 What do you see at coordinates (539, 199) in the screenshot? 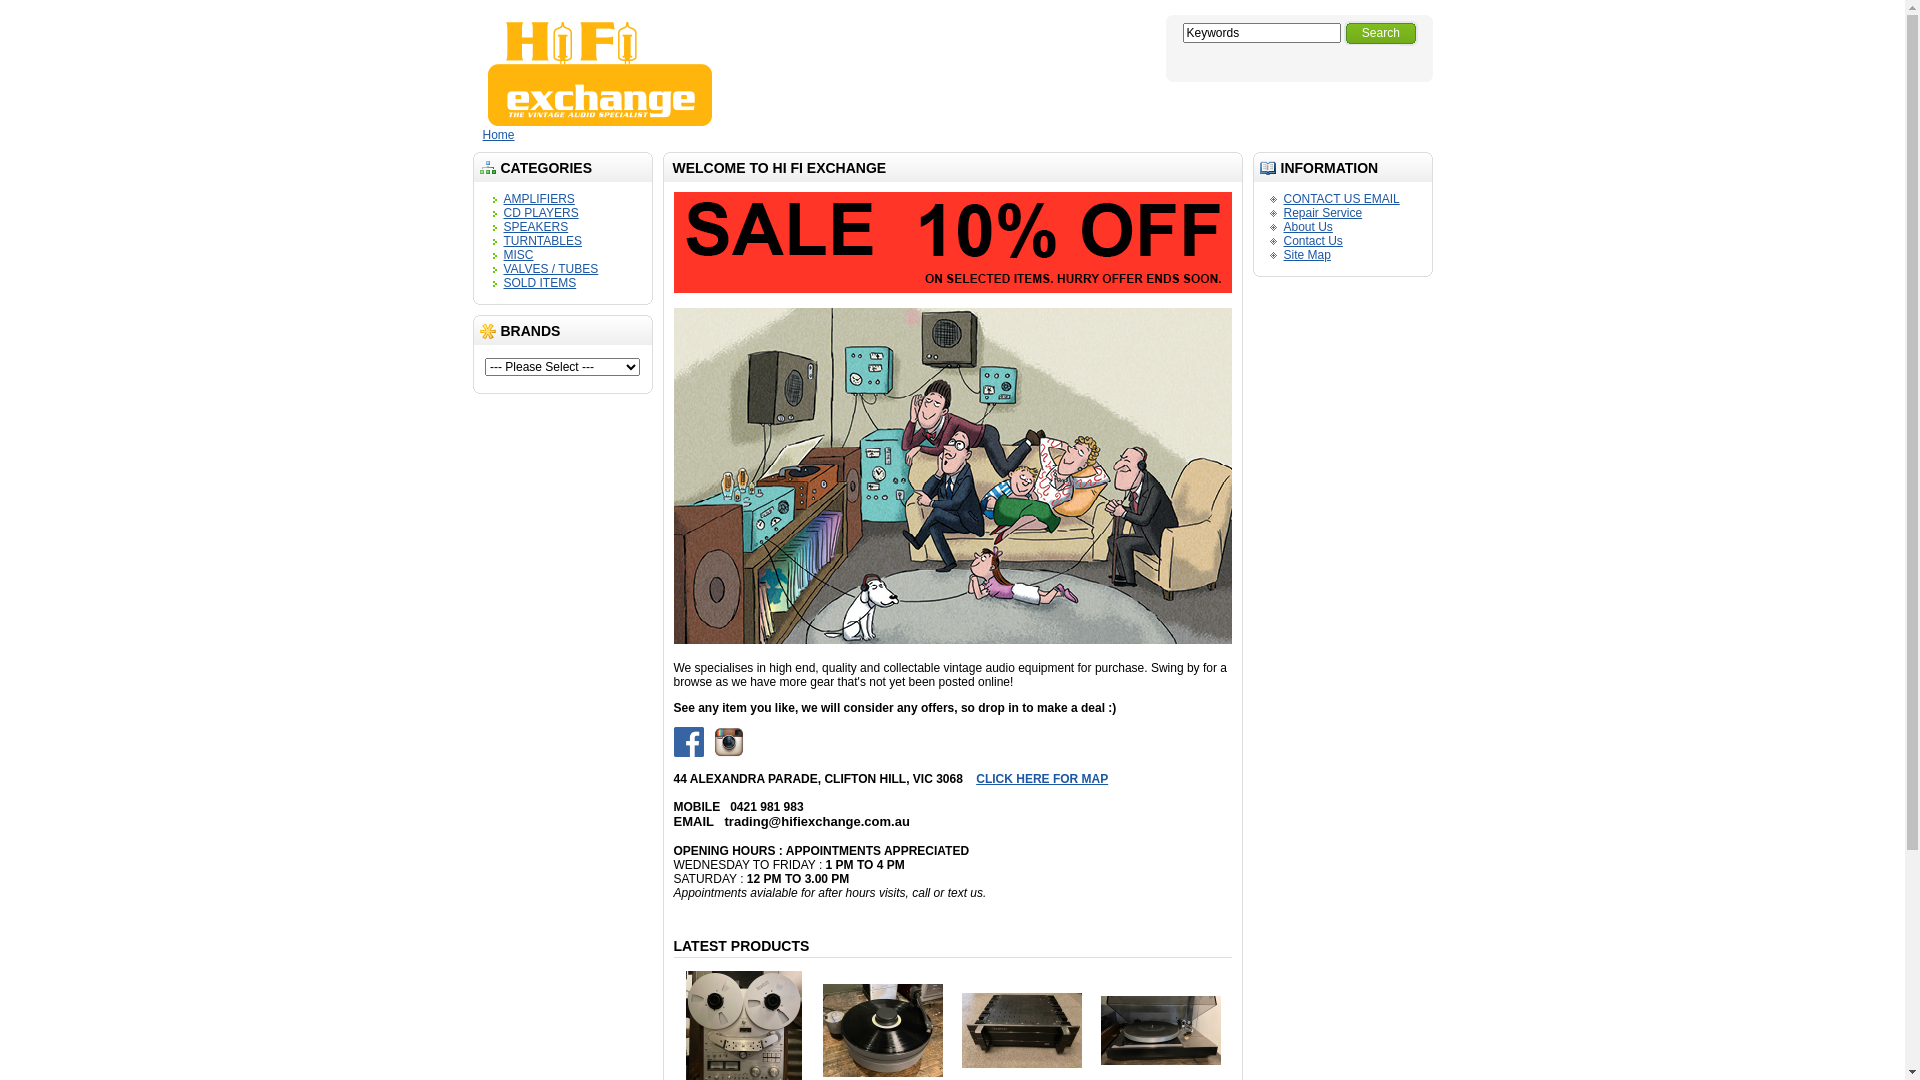
I see `'AMPLIFIERS'` at bounding box center [539, 199].